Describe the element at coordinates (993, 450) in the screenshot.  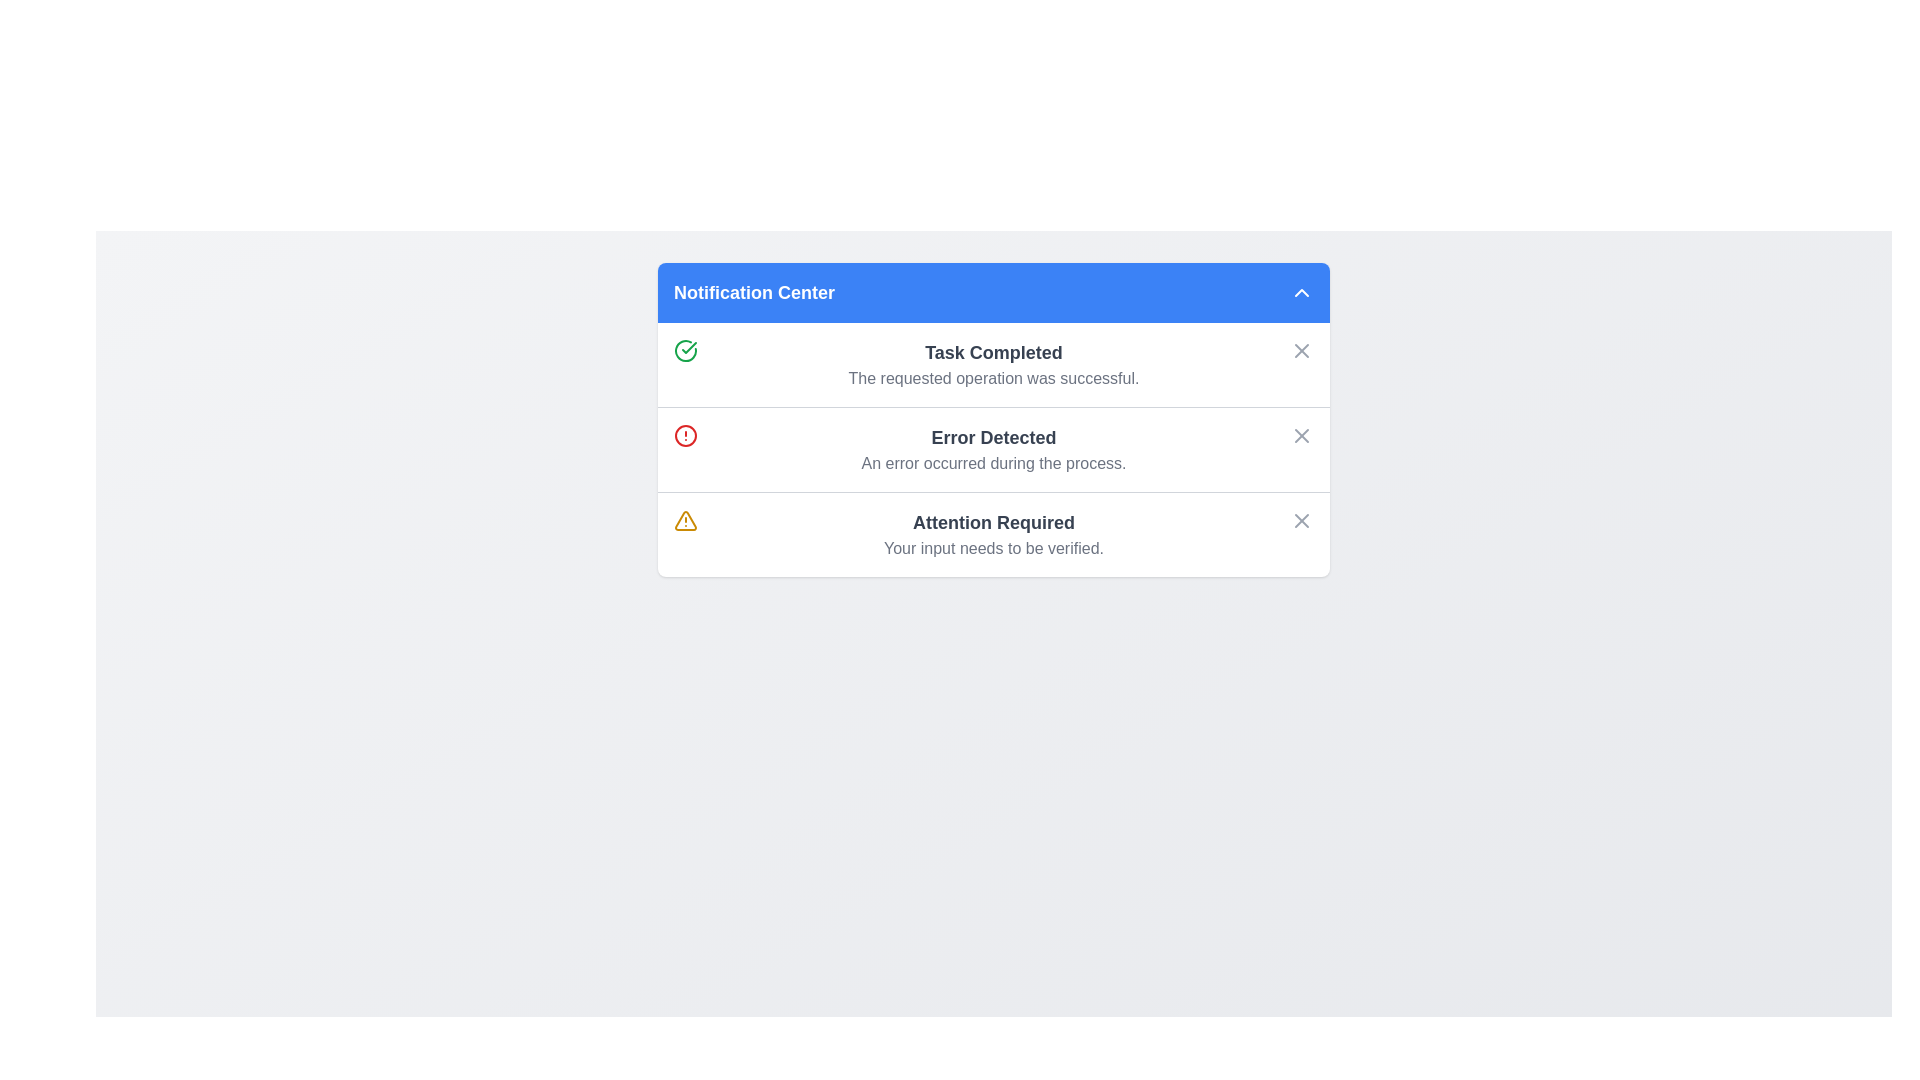
I see `the second notification item in the Notification Center to understand the error context` at that location.